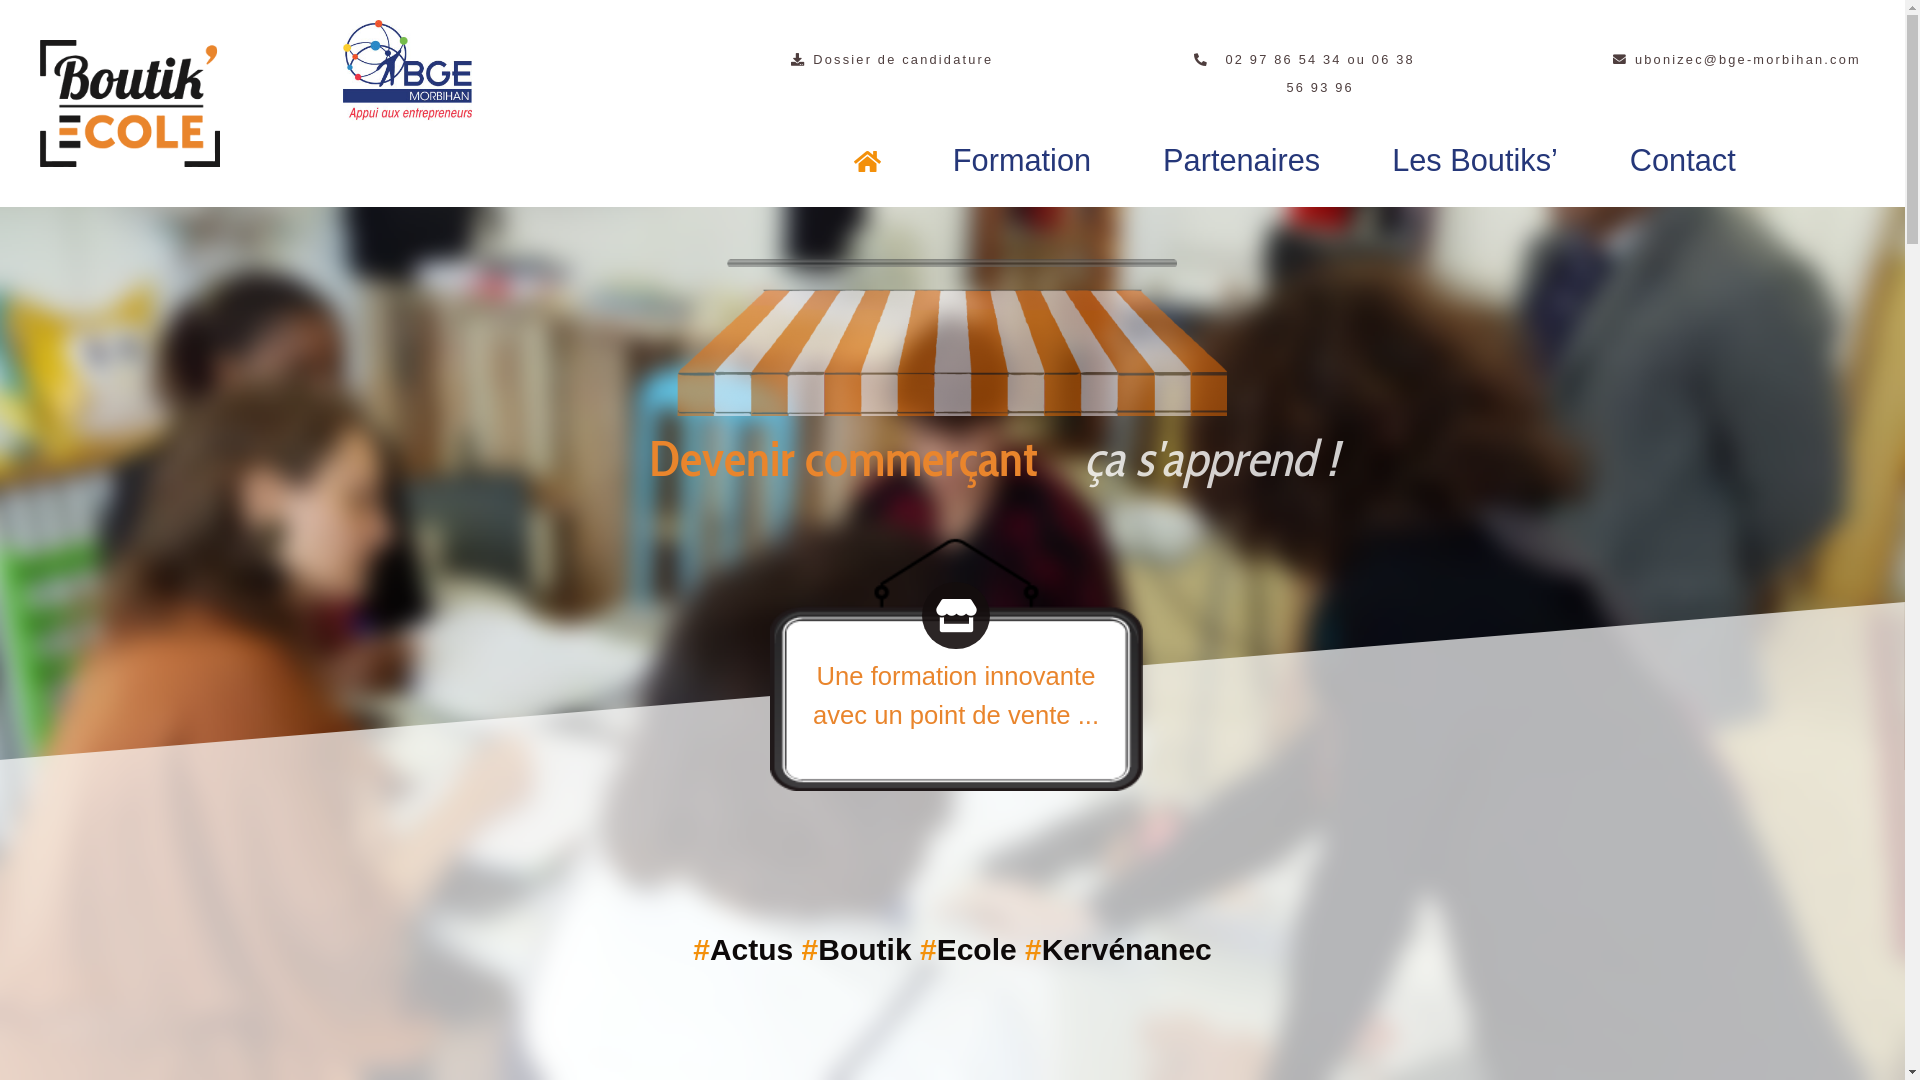 The height and width of the screenshot is (1080, 1920). What do you see at coordinates (1682, 160) in the screenshot?
I see `'Contact'` at bounding box center [1682, 160].